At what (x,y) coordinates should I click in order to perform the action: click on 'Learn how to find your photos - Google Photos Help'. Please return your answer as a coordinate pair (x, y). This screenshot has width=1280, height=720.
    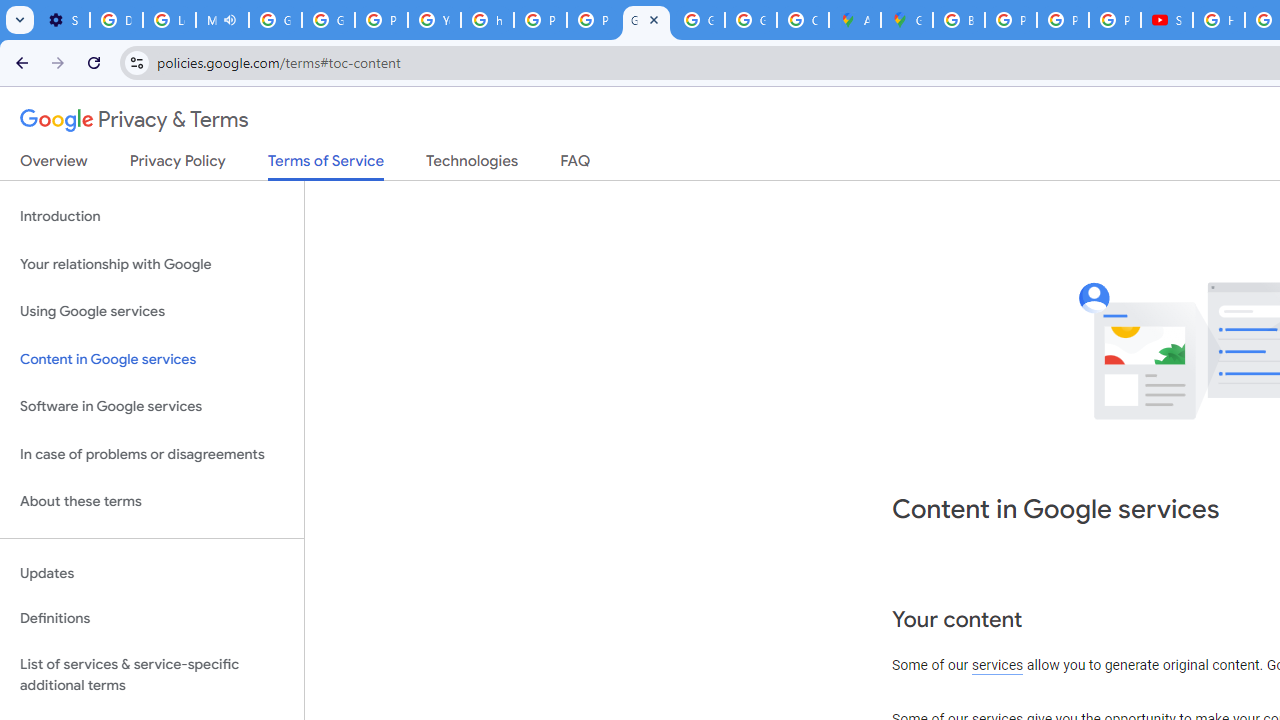
    Looking at the image, I should click on (169, 20).